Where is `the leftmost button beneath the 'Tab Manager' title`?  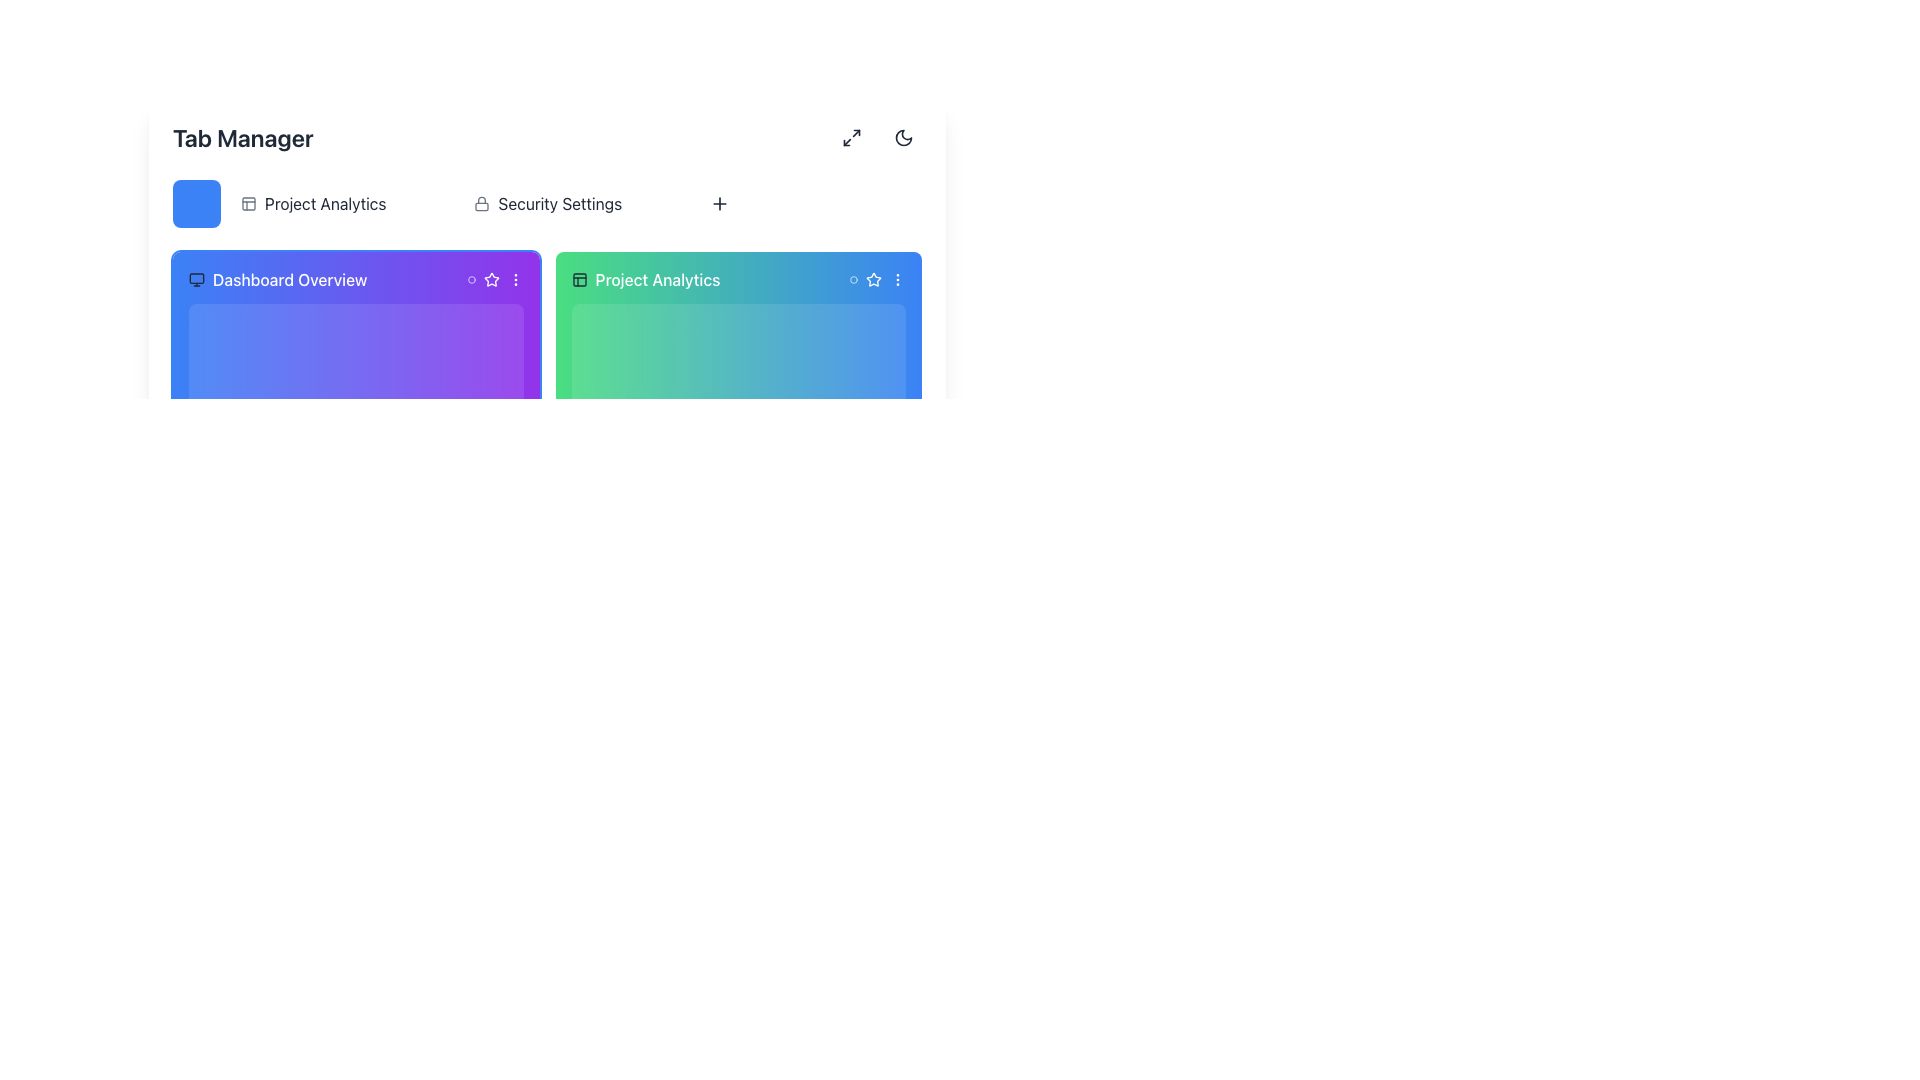
the leftmost button beneath the 'Tab Manager' title is located at coordinates (196, 204).